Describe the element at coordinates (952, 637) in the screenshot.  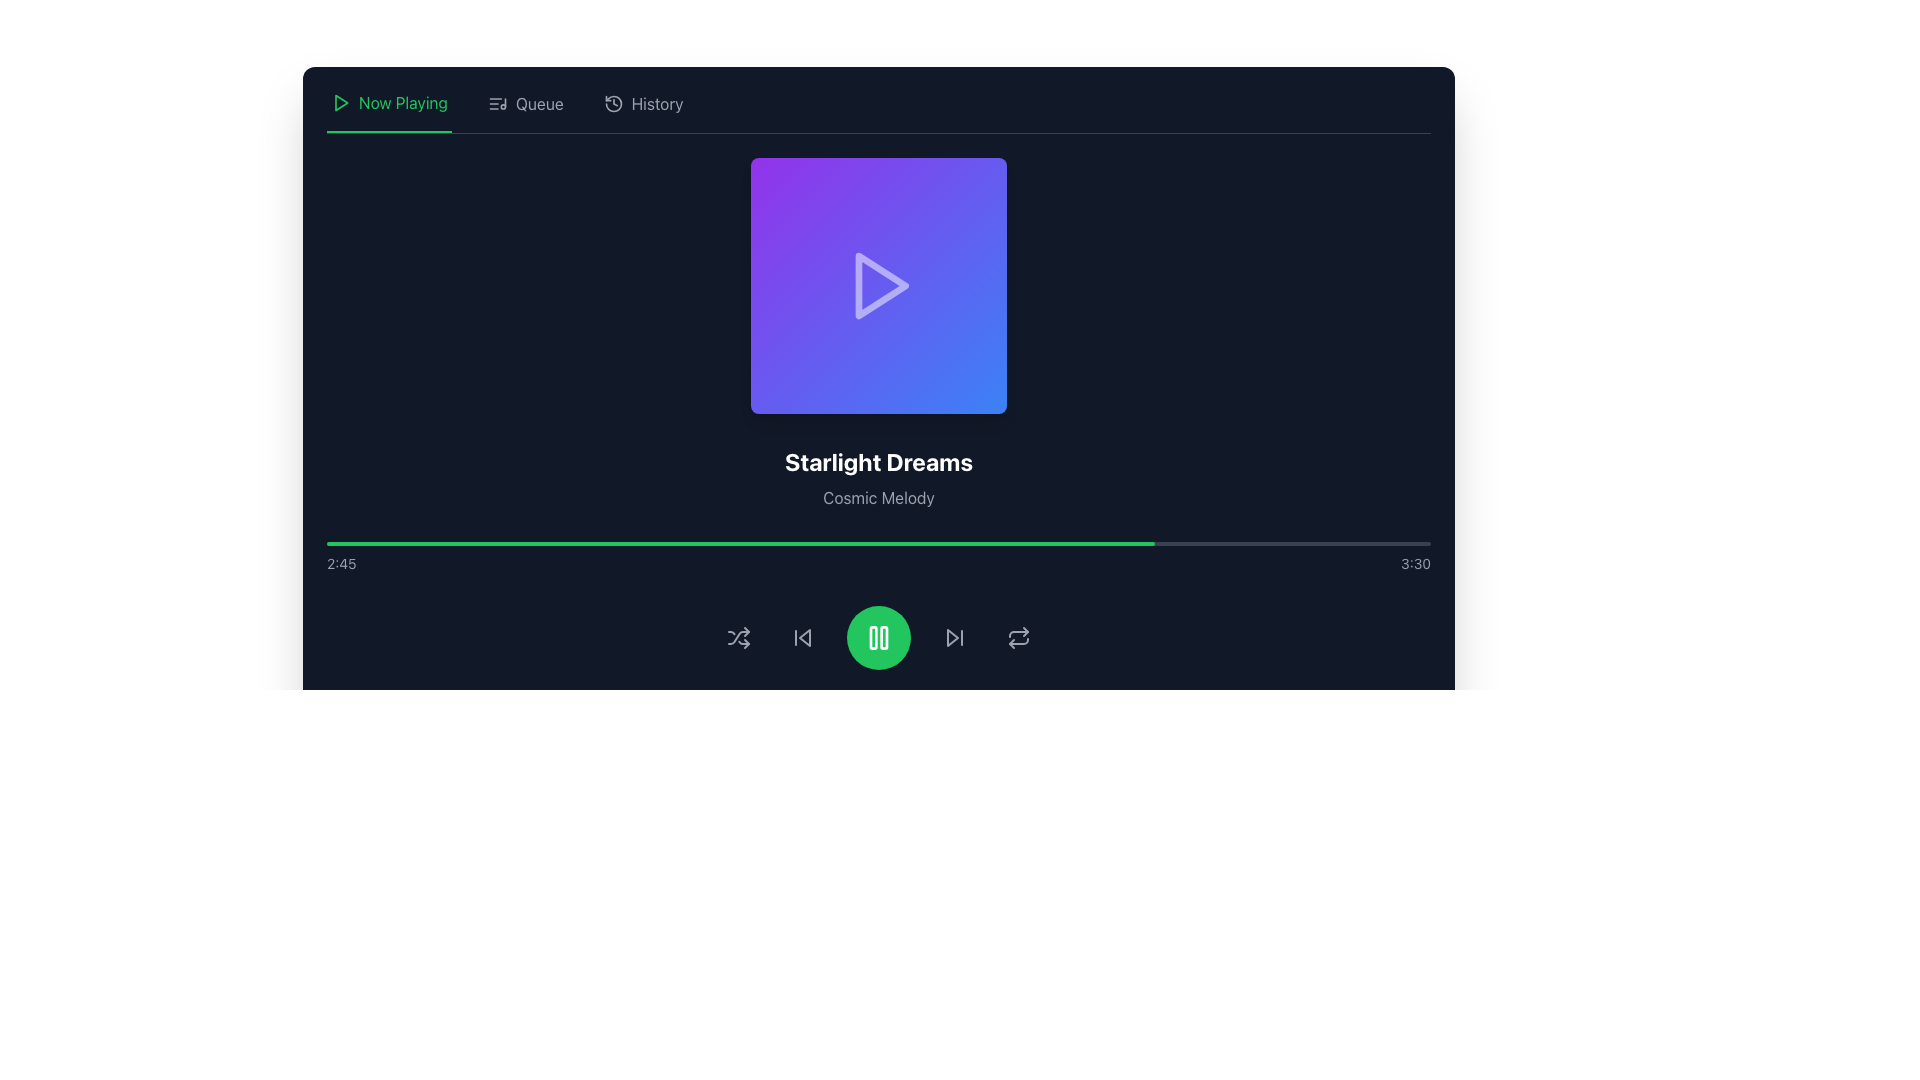
I see `the 'skip forward' icon located in the playback control bar, positioned to the right of the play button, to advance to the next track` at that location.